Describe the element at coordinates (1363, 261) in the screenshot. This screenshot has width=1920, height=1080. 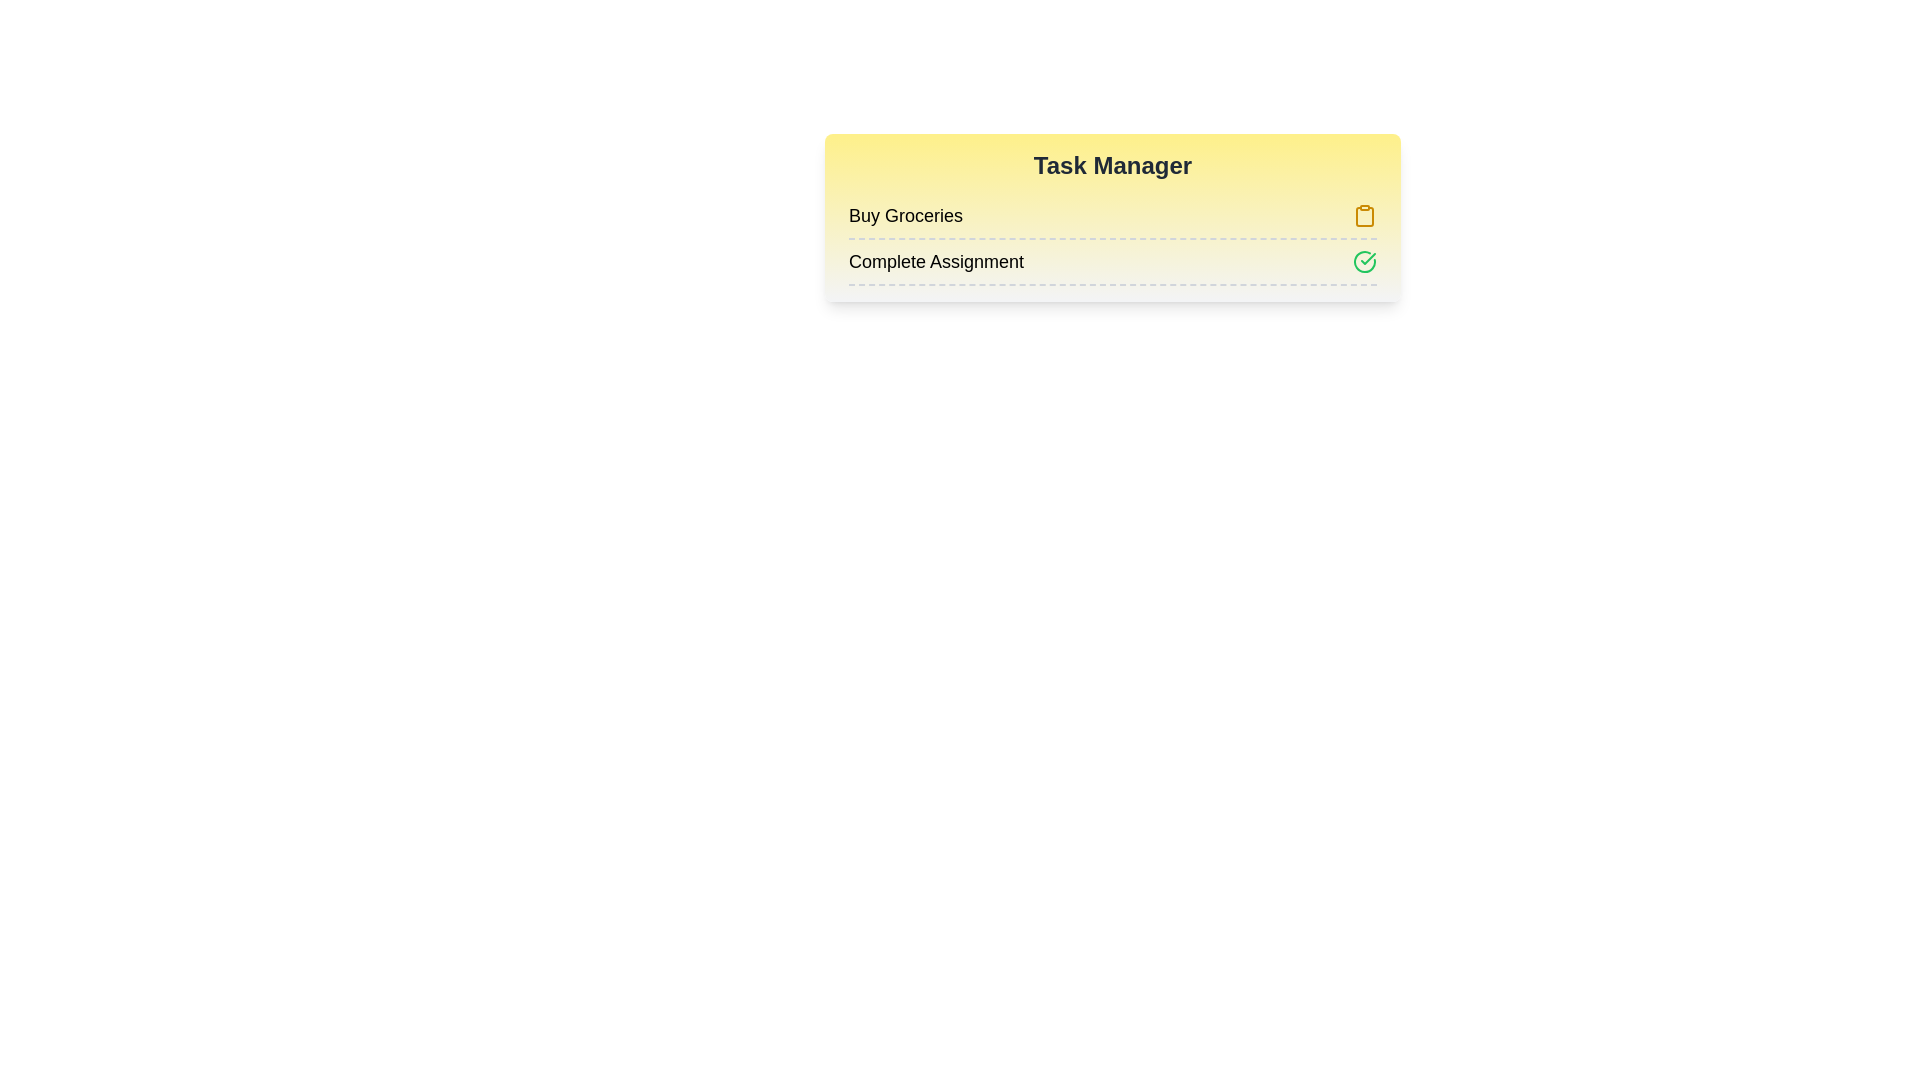
I see `the circular icon with a green border and a checkmark inside, located at the far-right side of the 'Complete Assignment' task row` at that location.